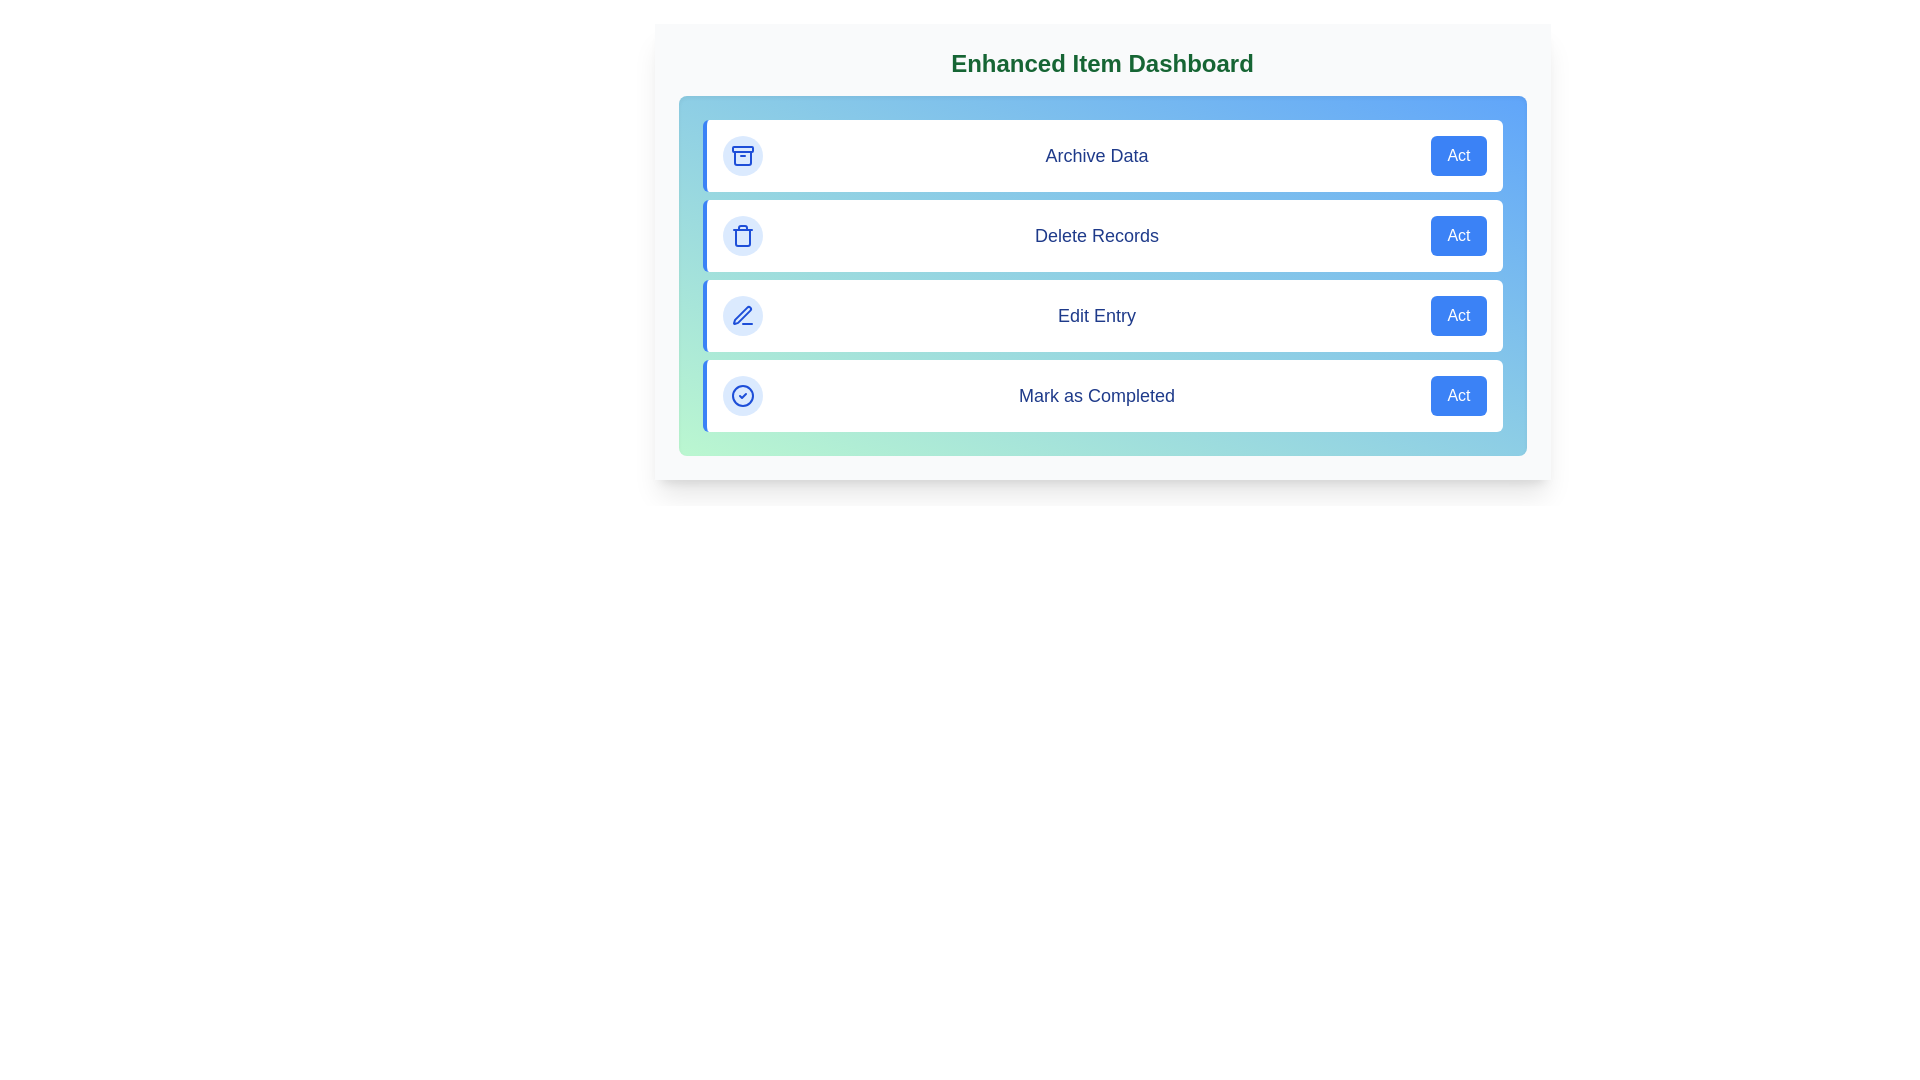 The height and width of the screenshot is (1080, 1920). Describe the element at coordinates (1101, 234) in the screenshot. I see `the action item labeled 'Delete Records' to observe its hover effect` at that location.